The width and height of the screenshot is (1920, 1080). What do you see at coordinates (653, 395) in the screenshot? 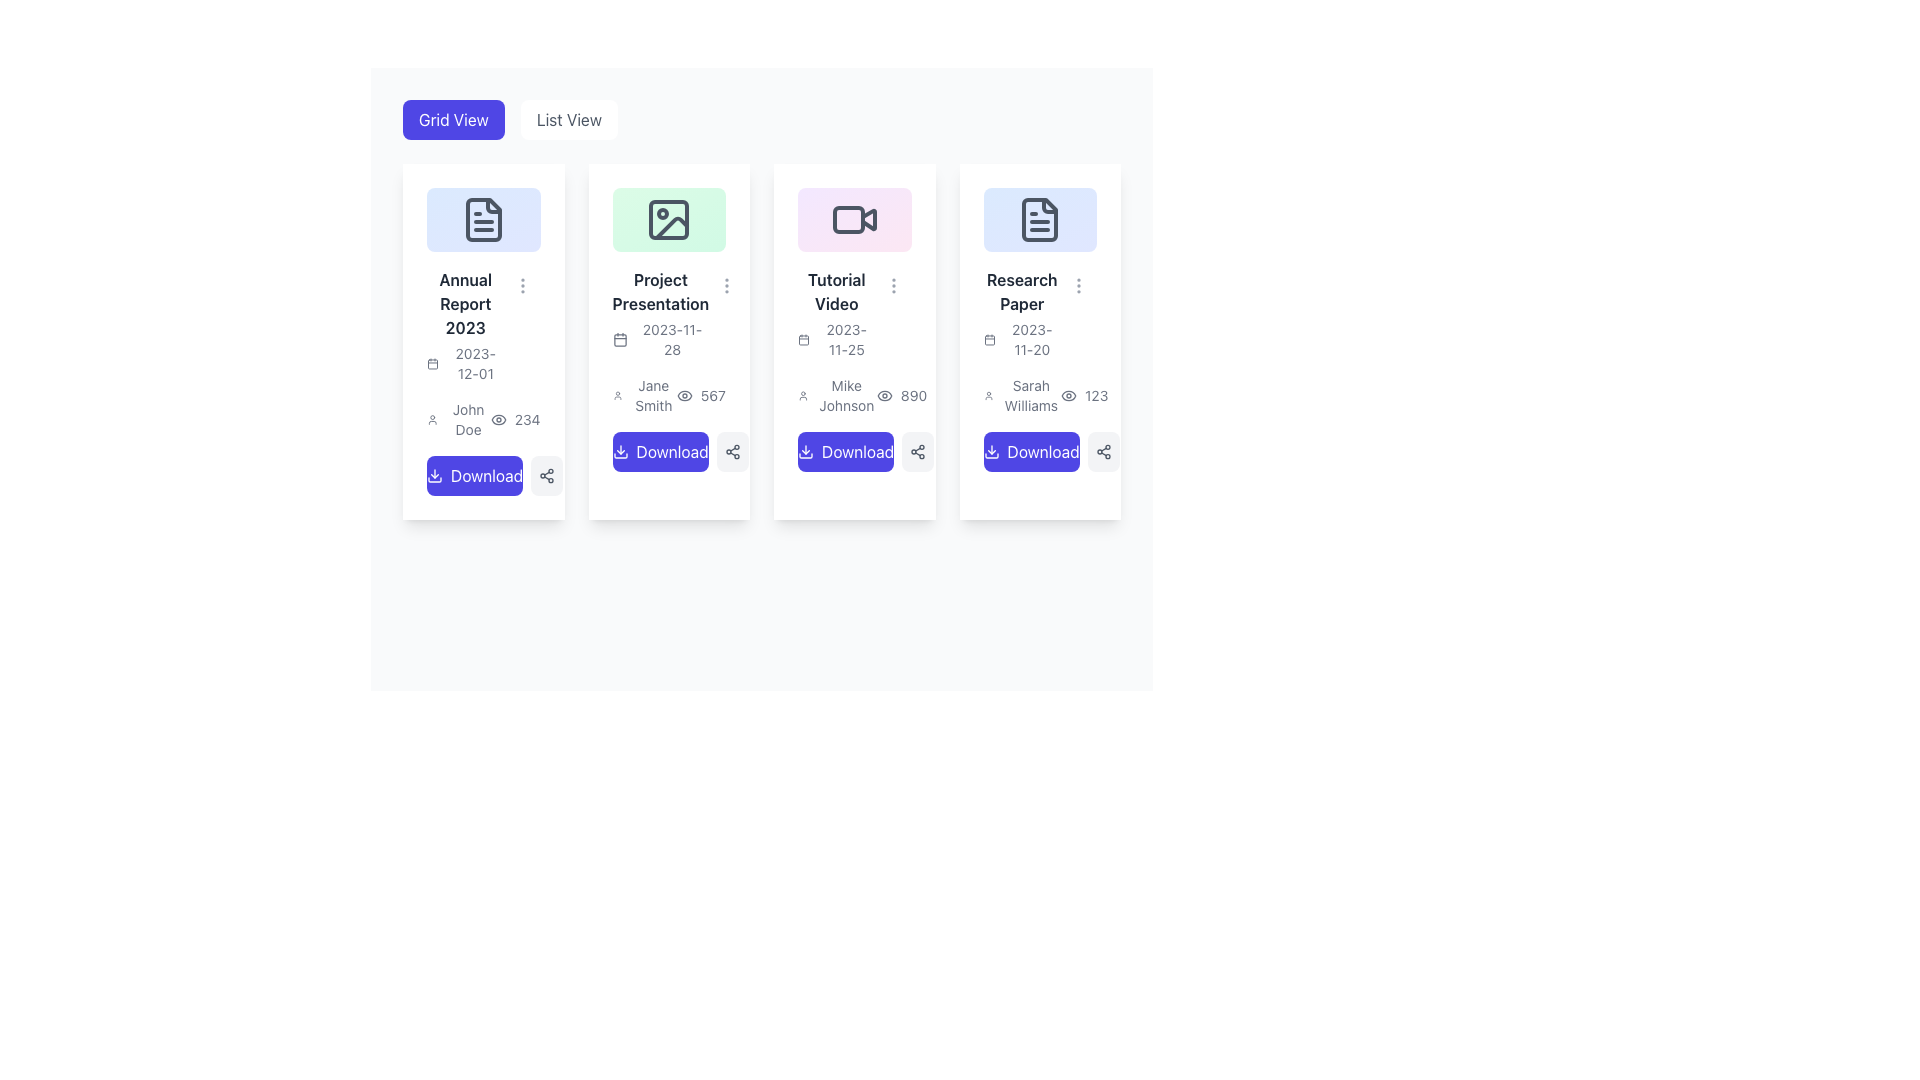
I see `the text label displaying 'Jane Smith' located within the second card of a grid view, positioned below a user profile icon and above a views indicator` at bounding box center [653, 395].